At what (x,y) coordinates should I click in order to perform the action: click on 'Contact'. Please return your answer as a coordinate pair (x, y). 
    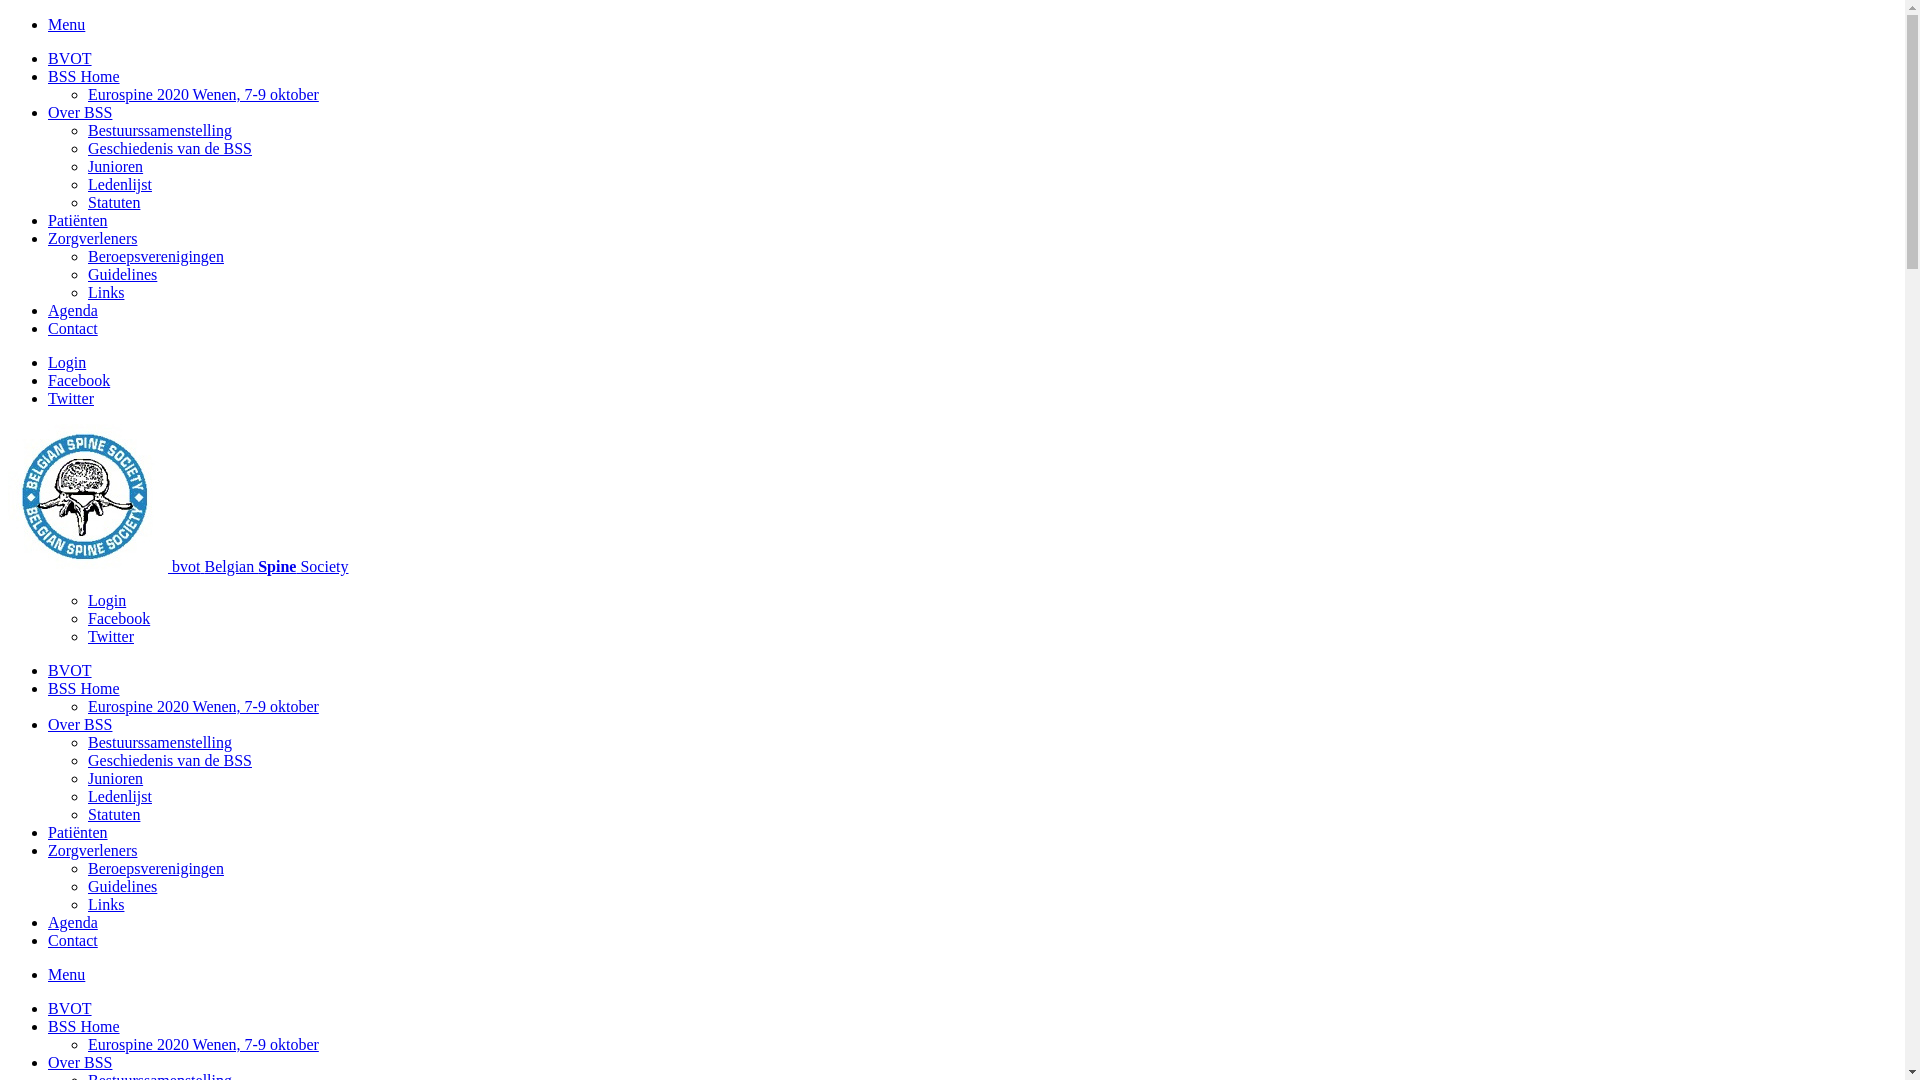
    Looking at the image, I should click on (72, 327).